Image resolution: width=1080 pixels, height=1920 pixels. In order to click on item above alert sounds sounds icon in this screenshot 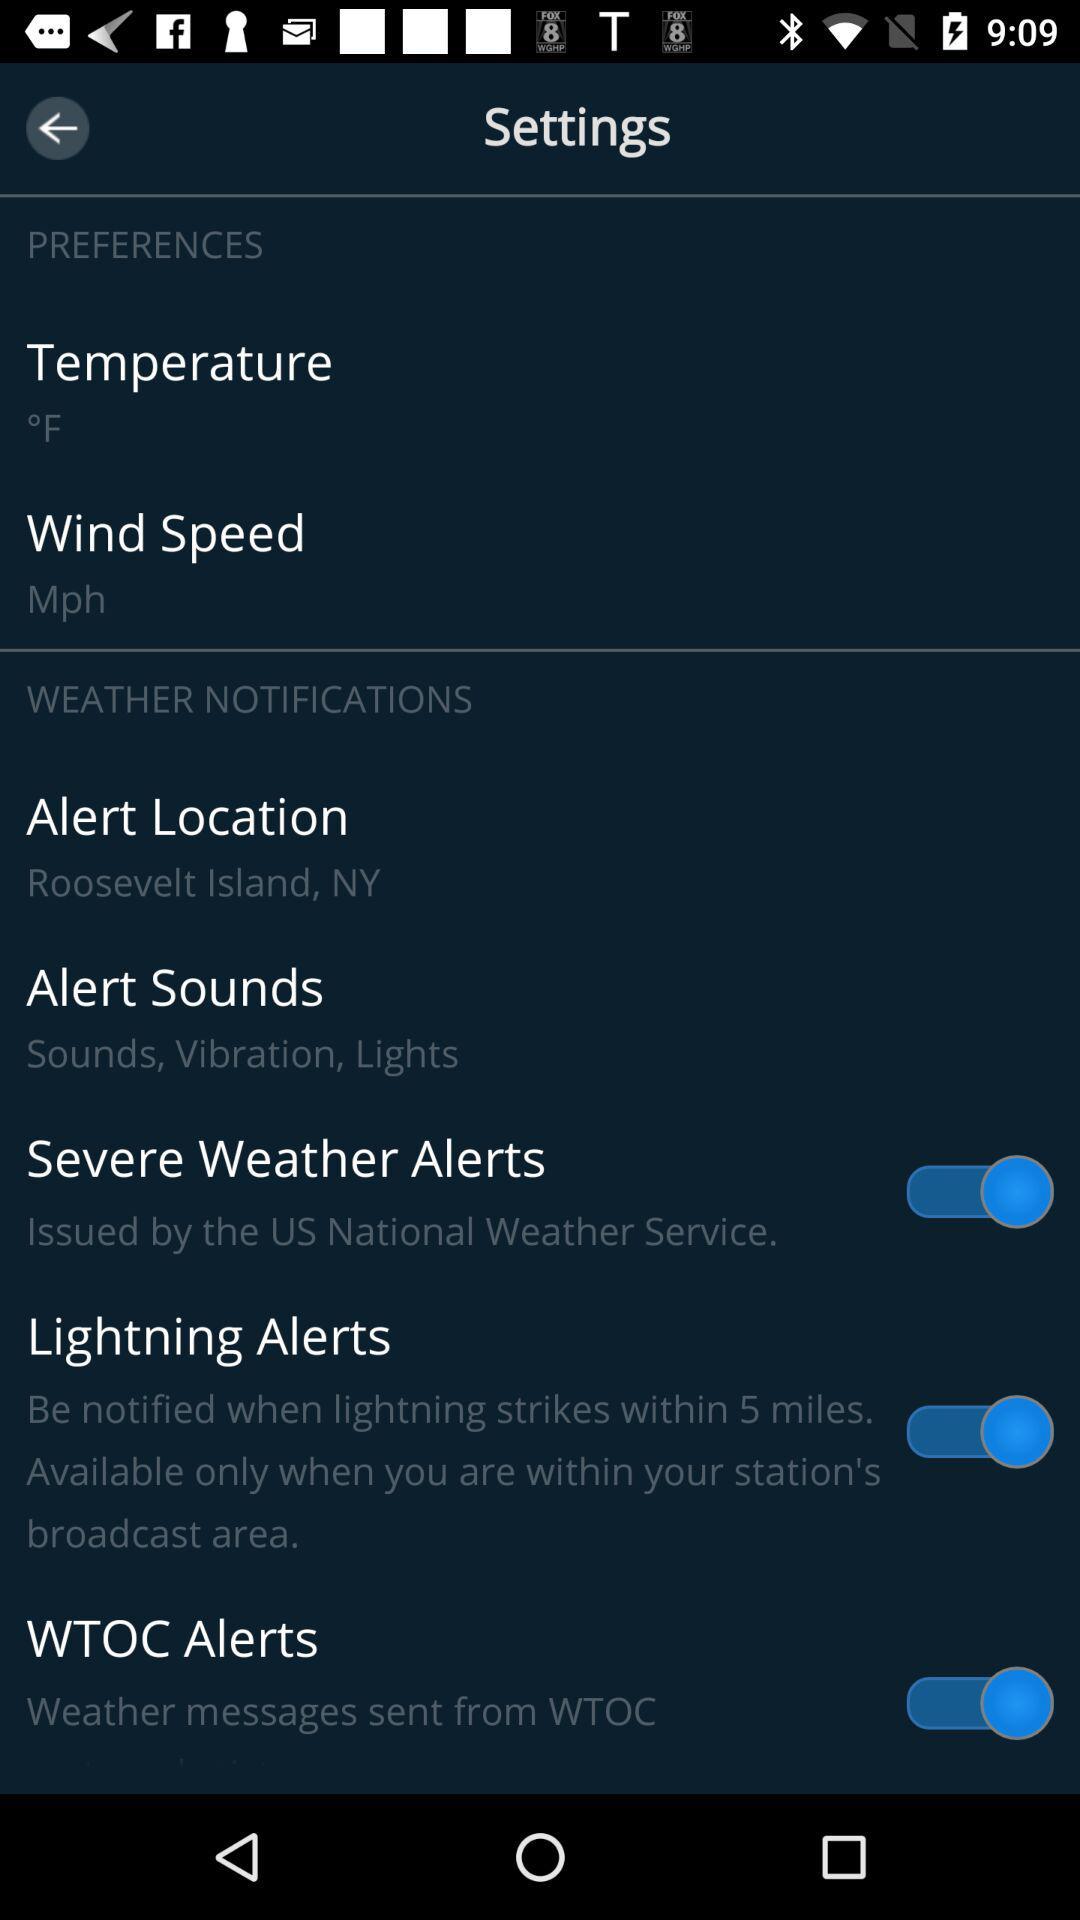, I will do `click(540, 846)`.